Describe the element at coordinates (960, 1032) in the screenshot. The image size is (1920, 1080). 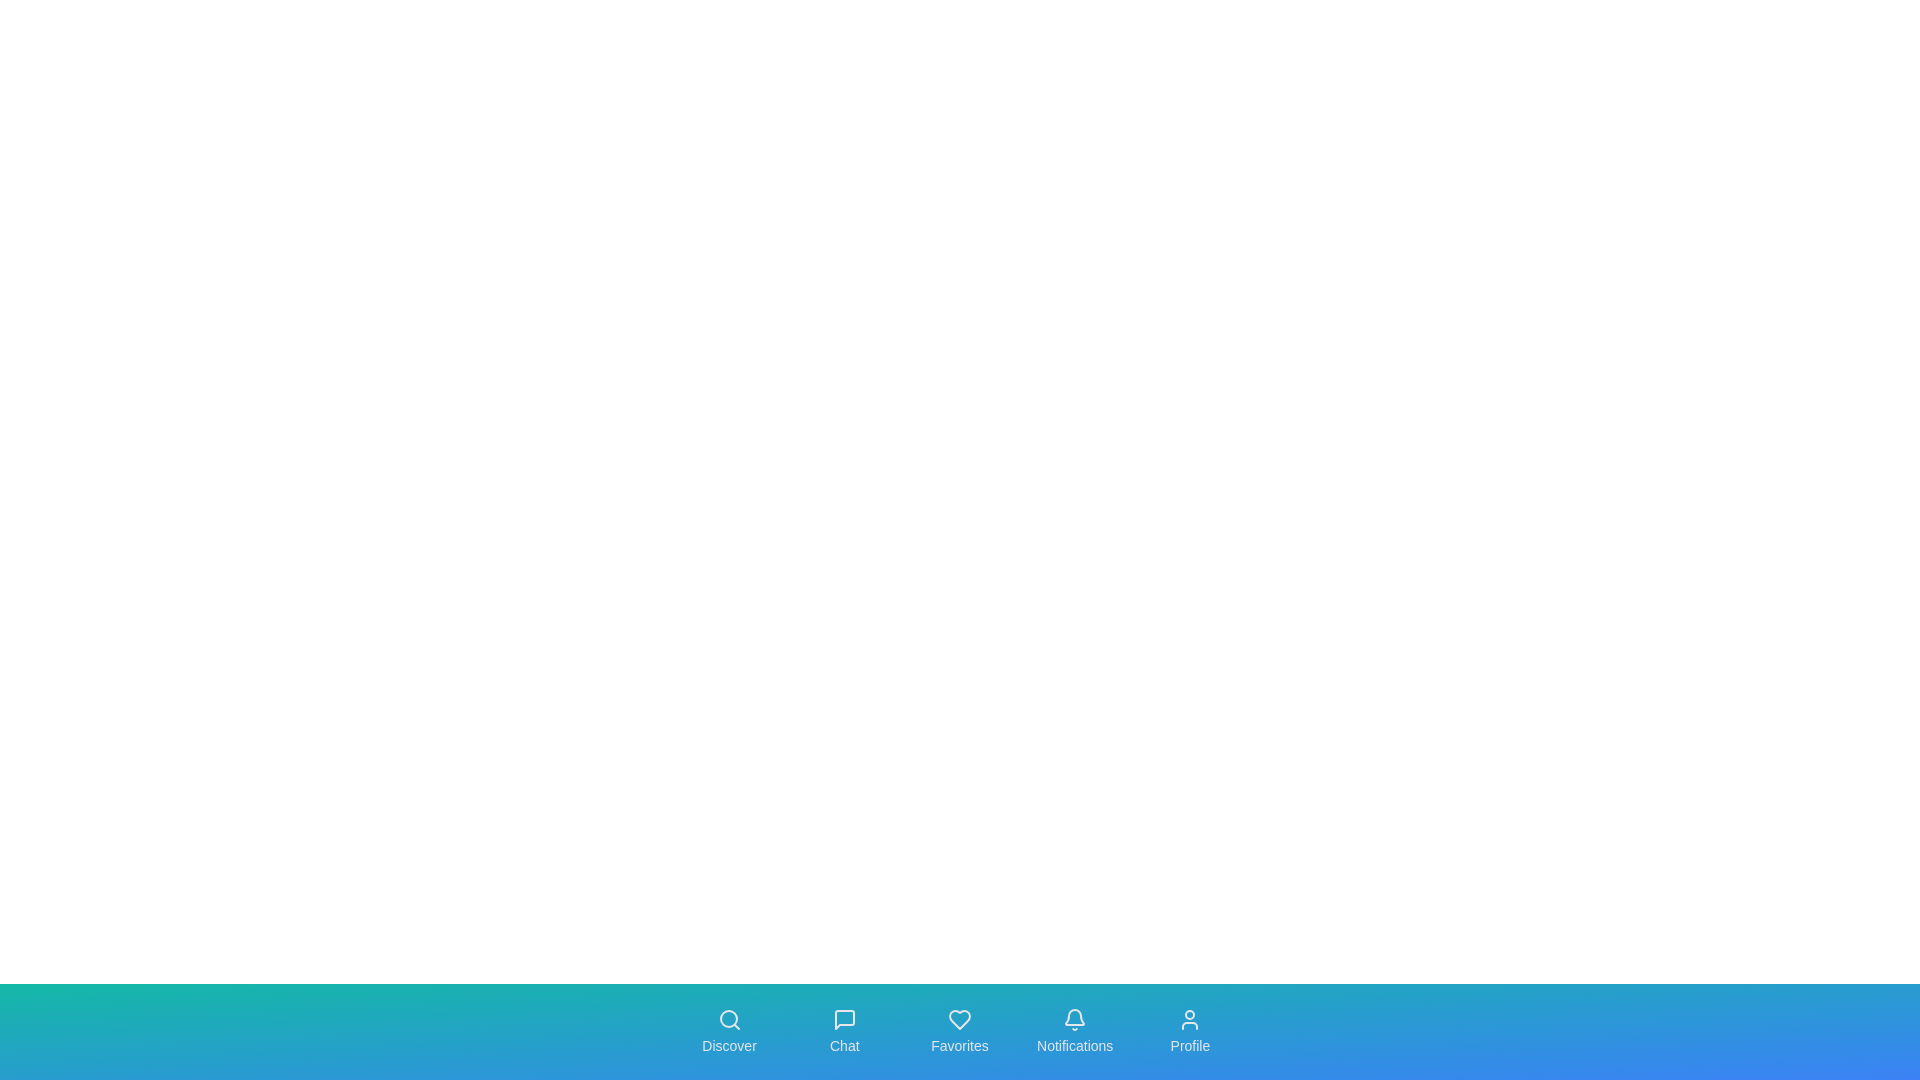
I see `the navigation tab labeled Favorites` at that location.